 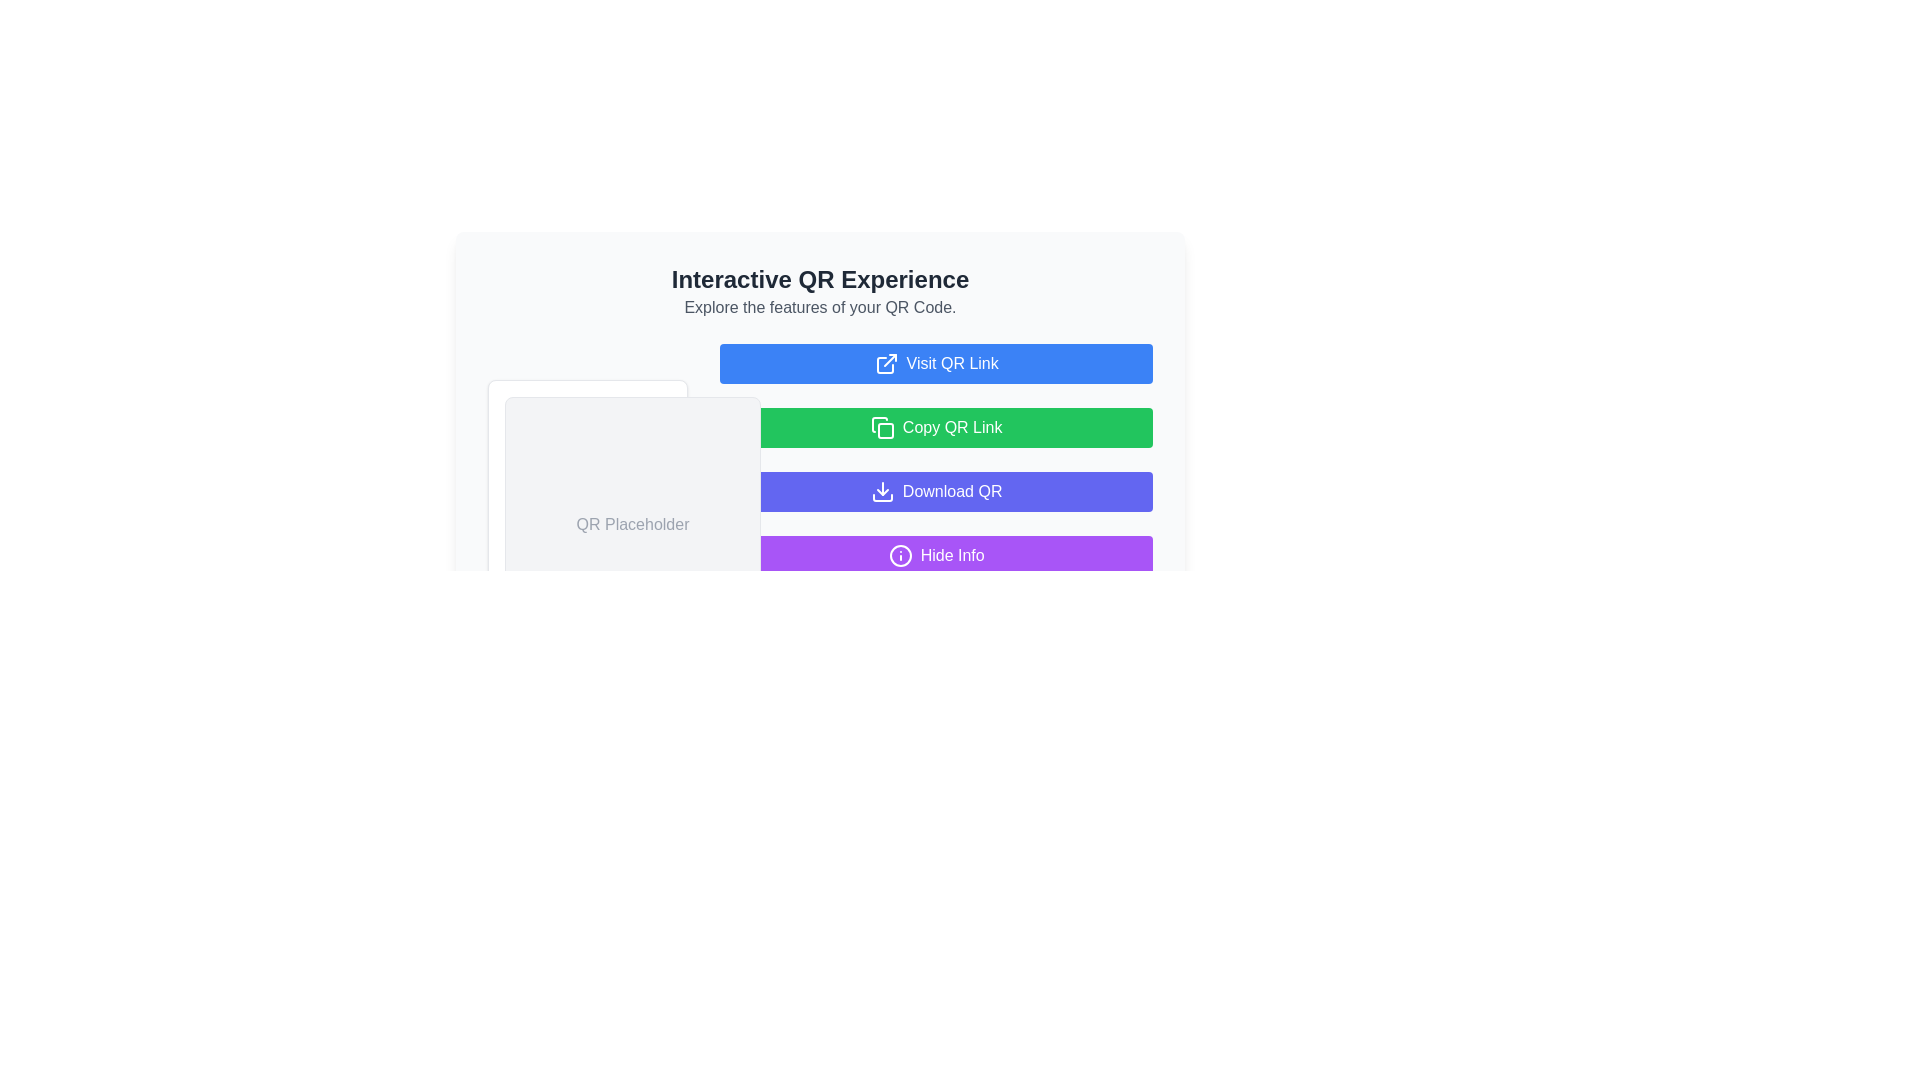 I want to click on the download icon located on the button labeled 'Download QR', which has a white stroke color against a blue background, so click(x=881, y=492).